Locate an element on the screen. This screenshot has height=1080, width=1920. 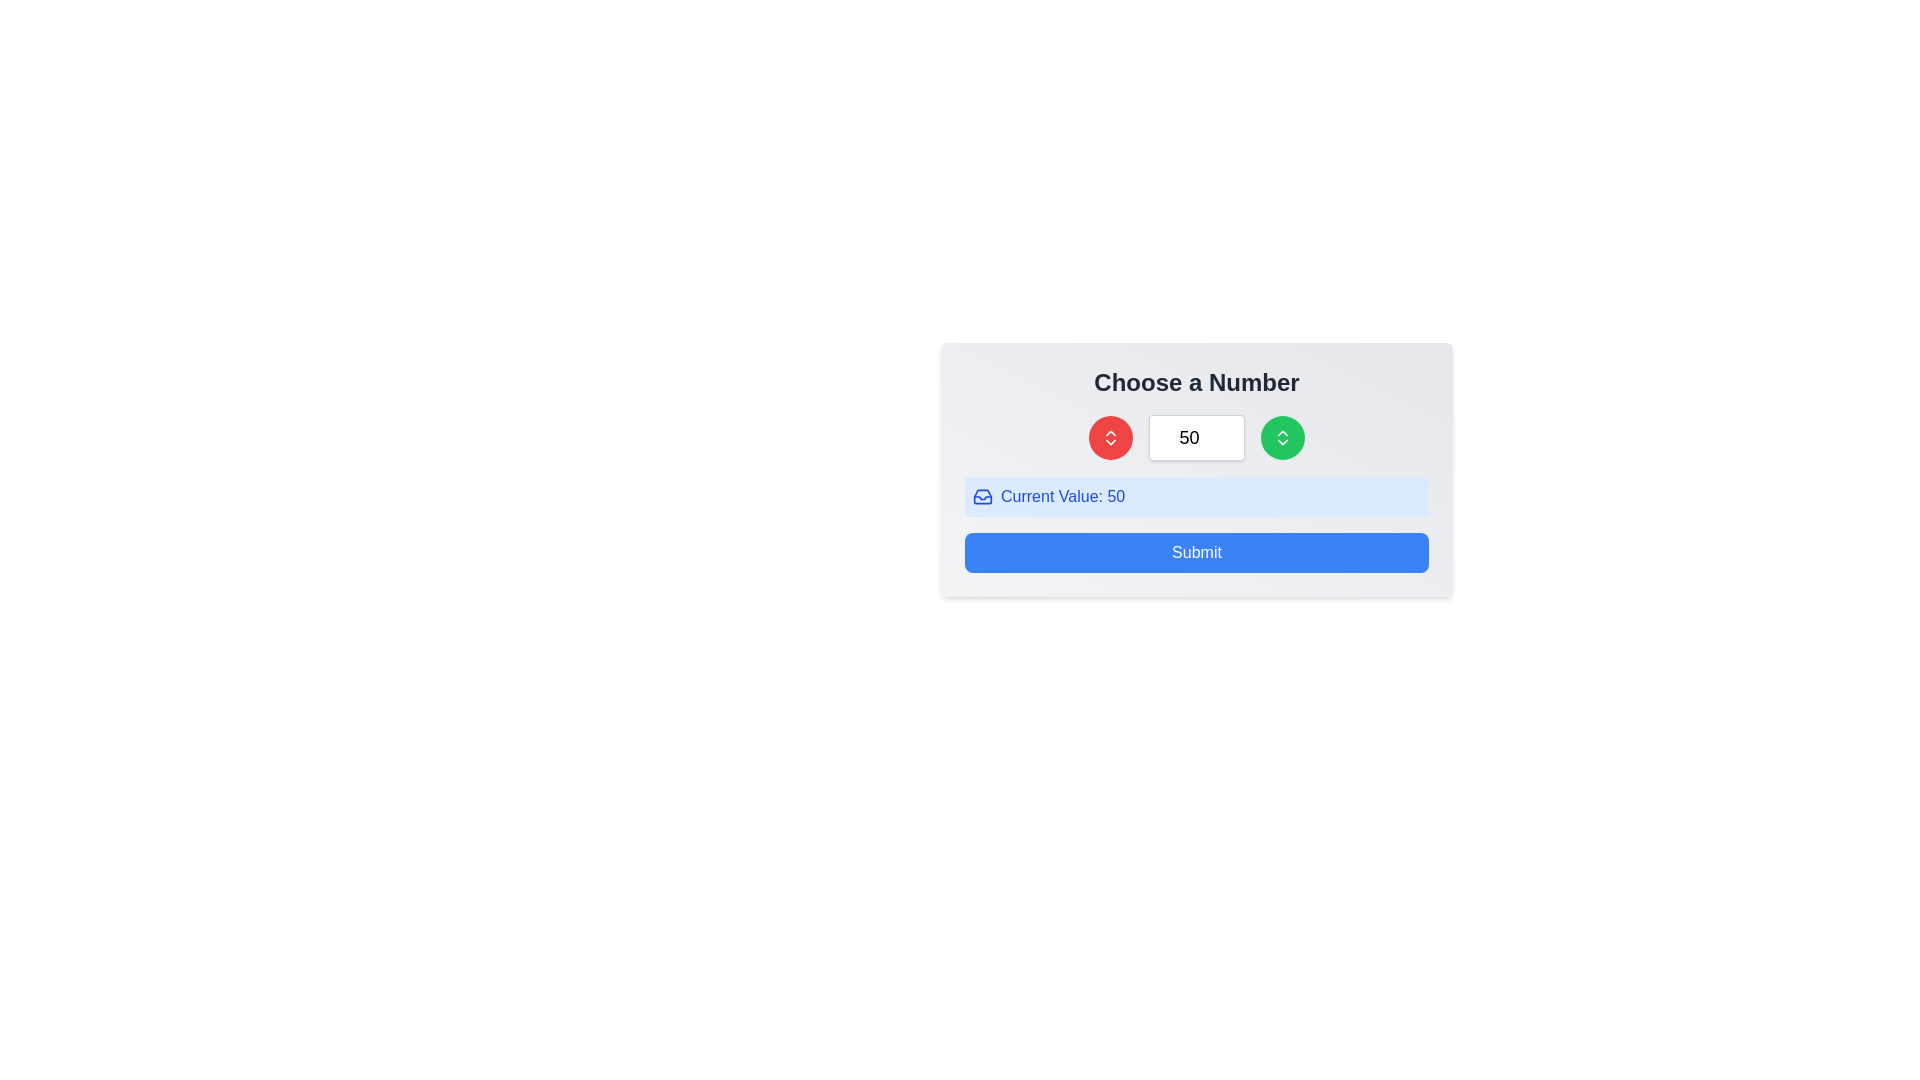
the button located is located at coordinates (1282, 437).